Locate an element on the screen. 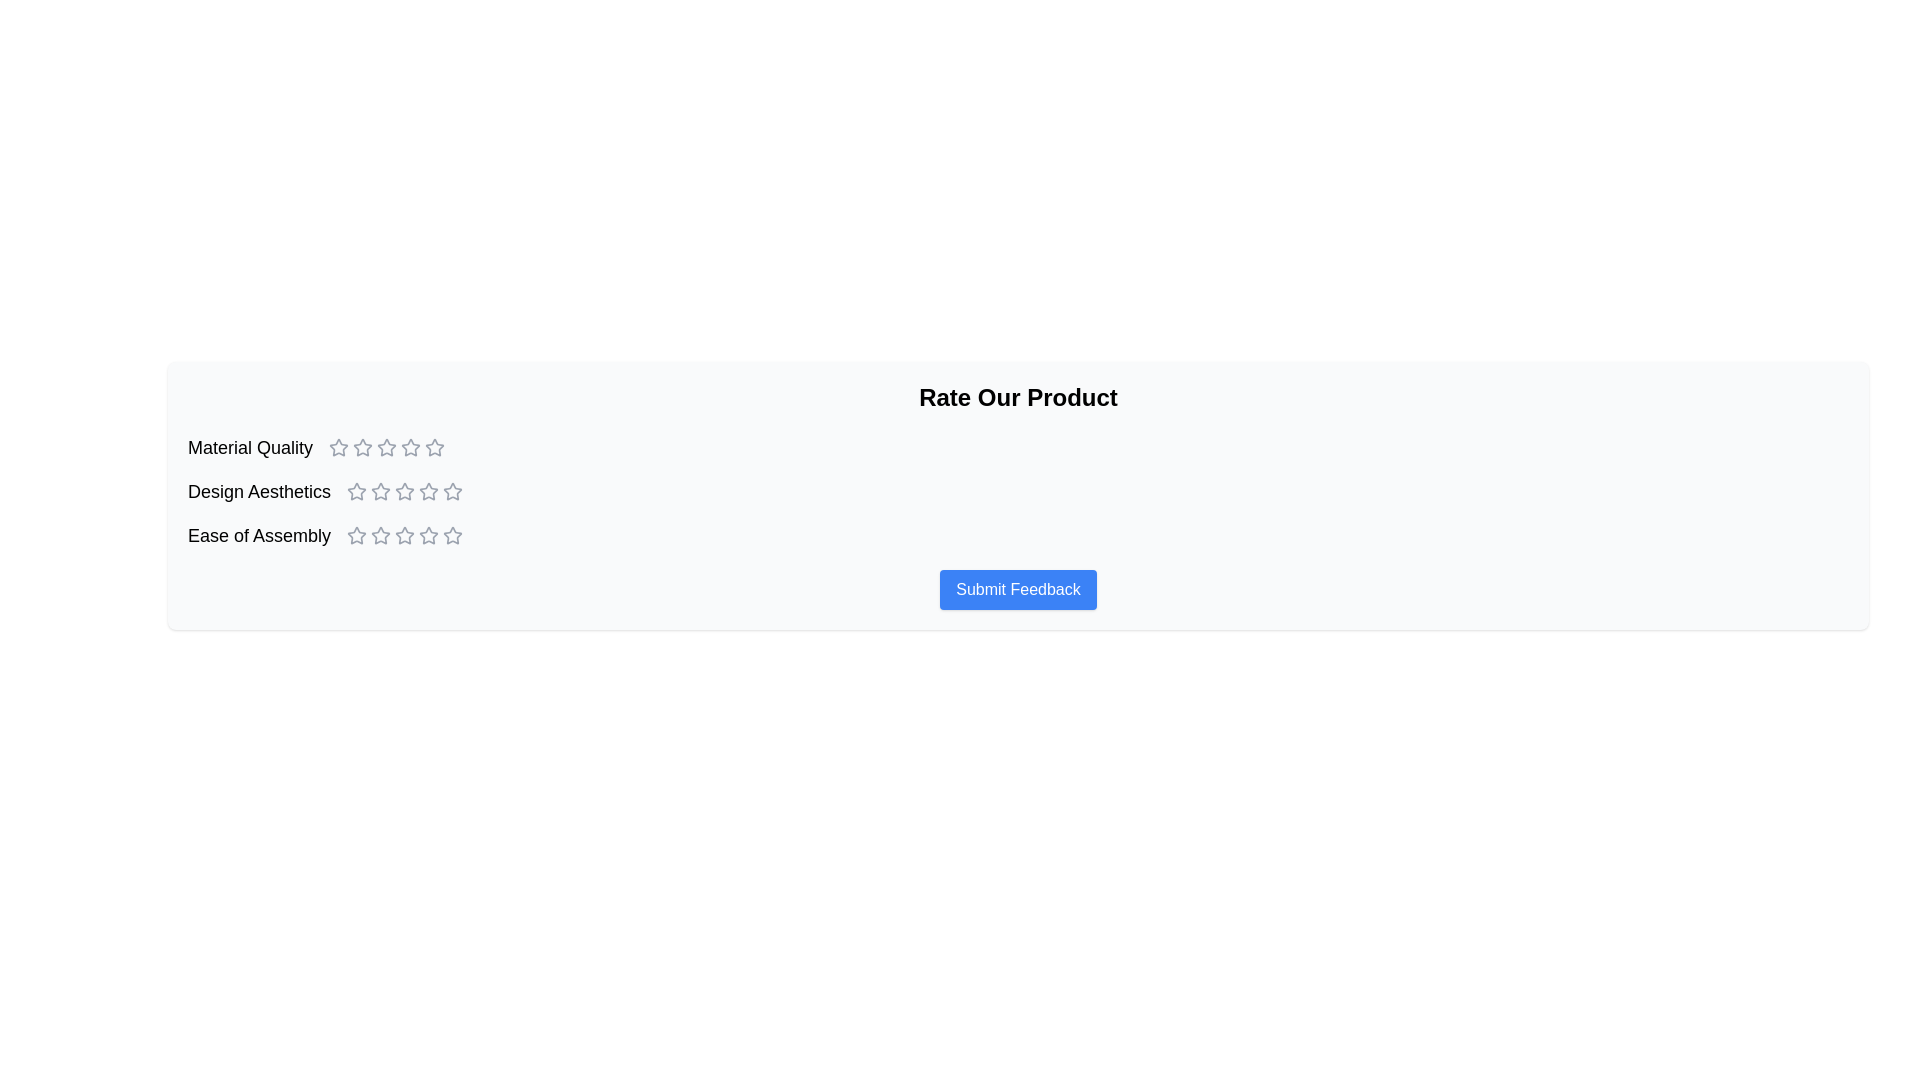 Image resolution: width=1920 pixels, height=1080 pixels. the fourth star-shaped interactive rating icon, which is part of a five-star rating system under the 'Ease of Assembly' category is located at coordinates (452, 534).